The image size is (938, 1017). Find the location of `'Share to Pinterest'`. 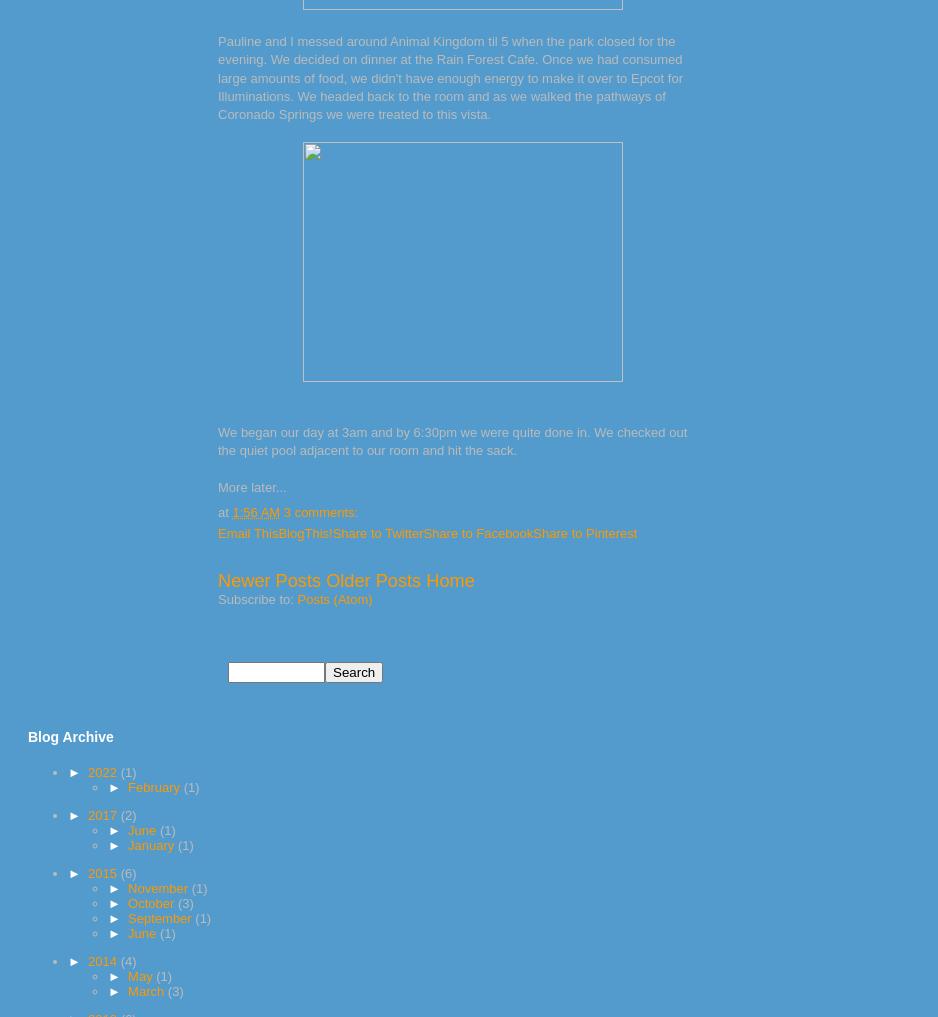

'Share to Pinterest' is located at coordinates (584, 533).